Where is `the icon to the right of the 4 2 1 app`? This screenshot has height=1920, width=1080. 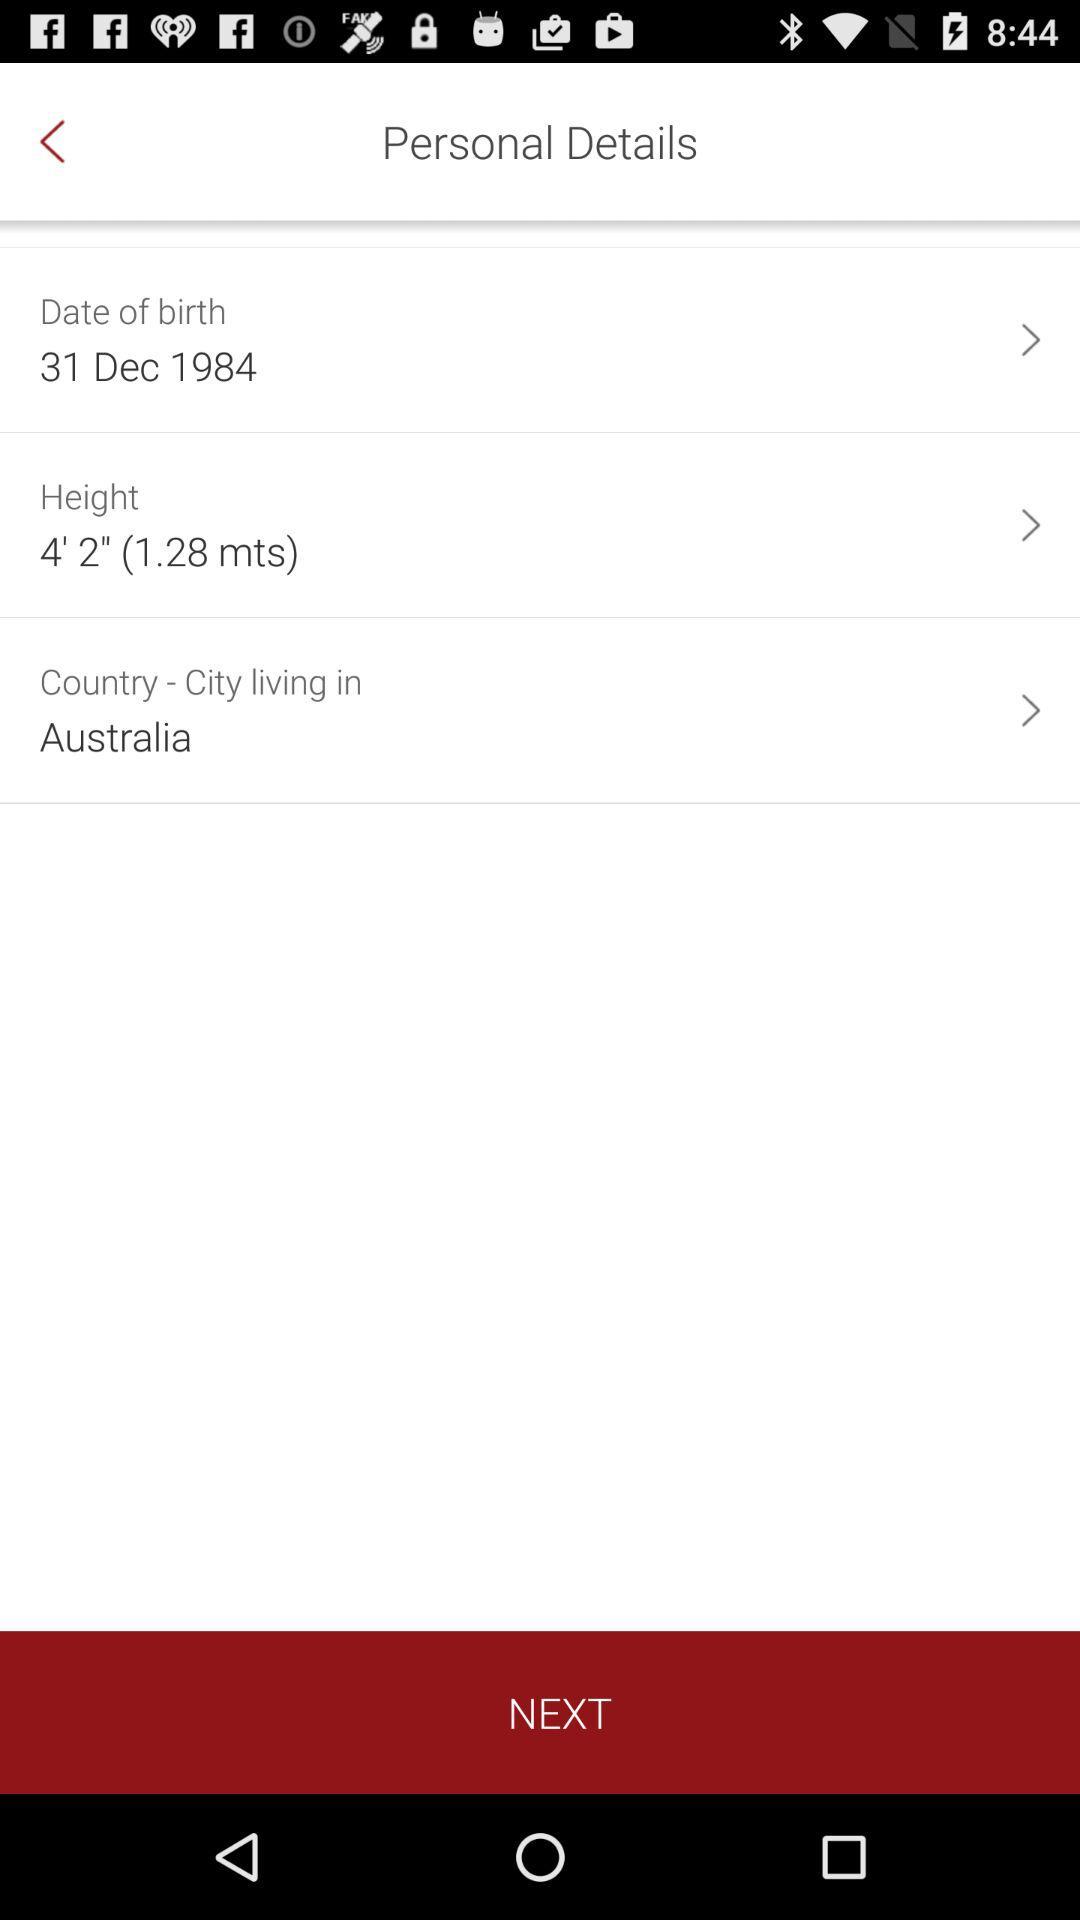 the icon to the right of the 4 2 1 app is located at coordinates (1030, 524).